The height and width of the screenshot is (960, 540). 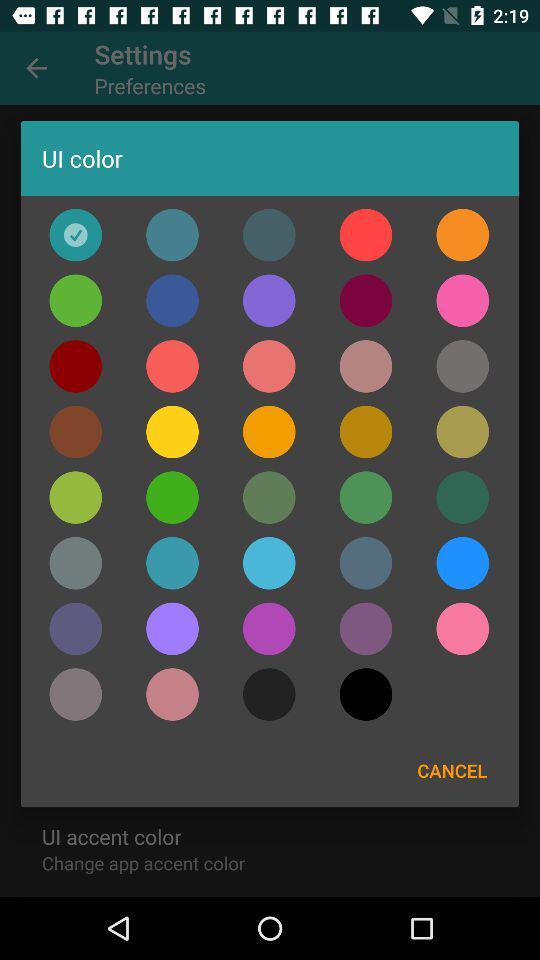 What do you see at coordinates (462, 235) in the screenshot?
I see `the color` at bounding box center [462, 235].